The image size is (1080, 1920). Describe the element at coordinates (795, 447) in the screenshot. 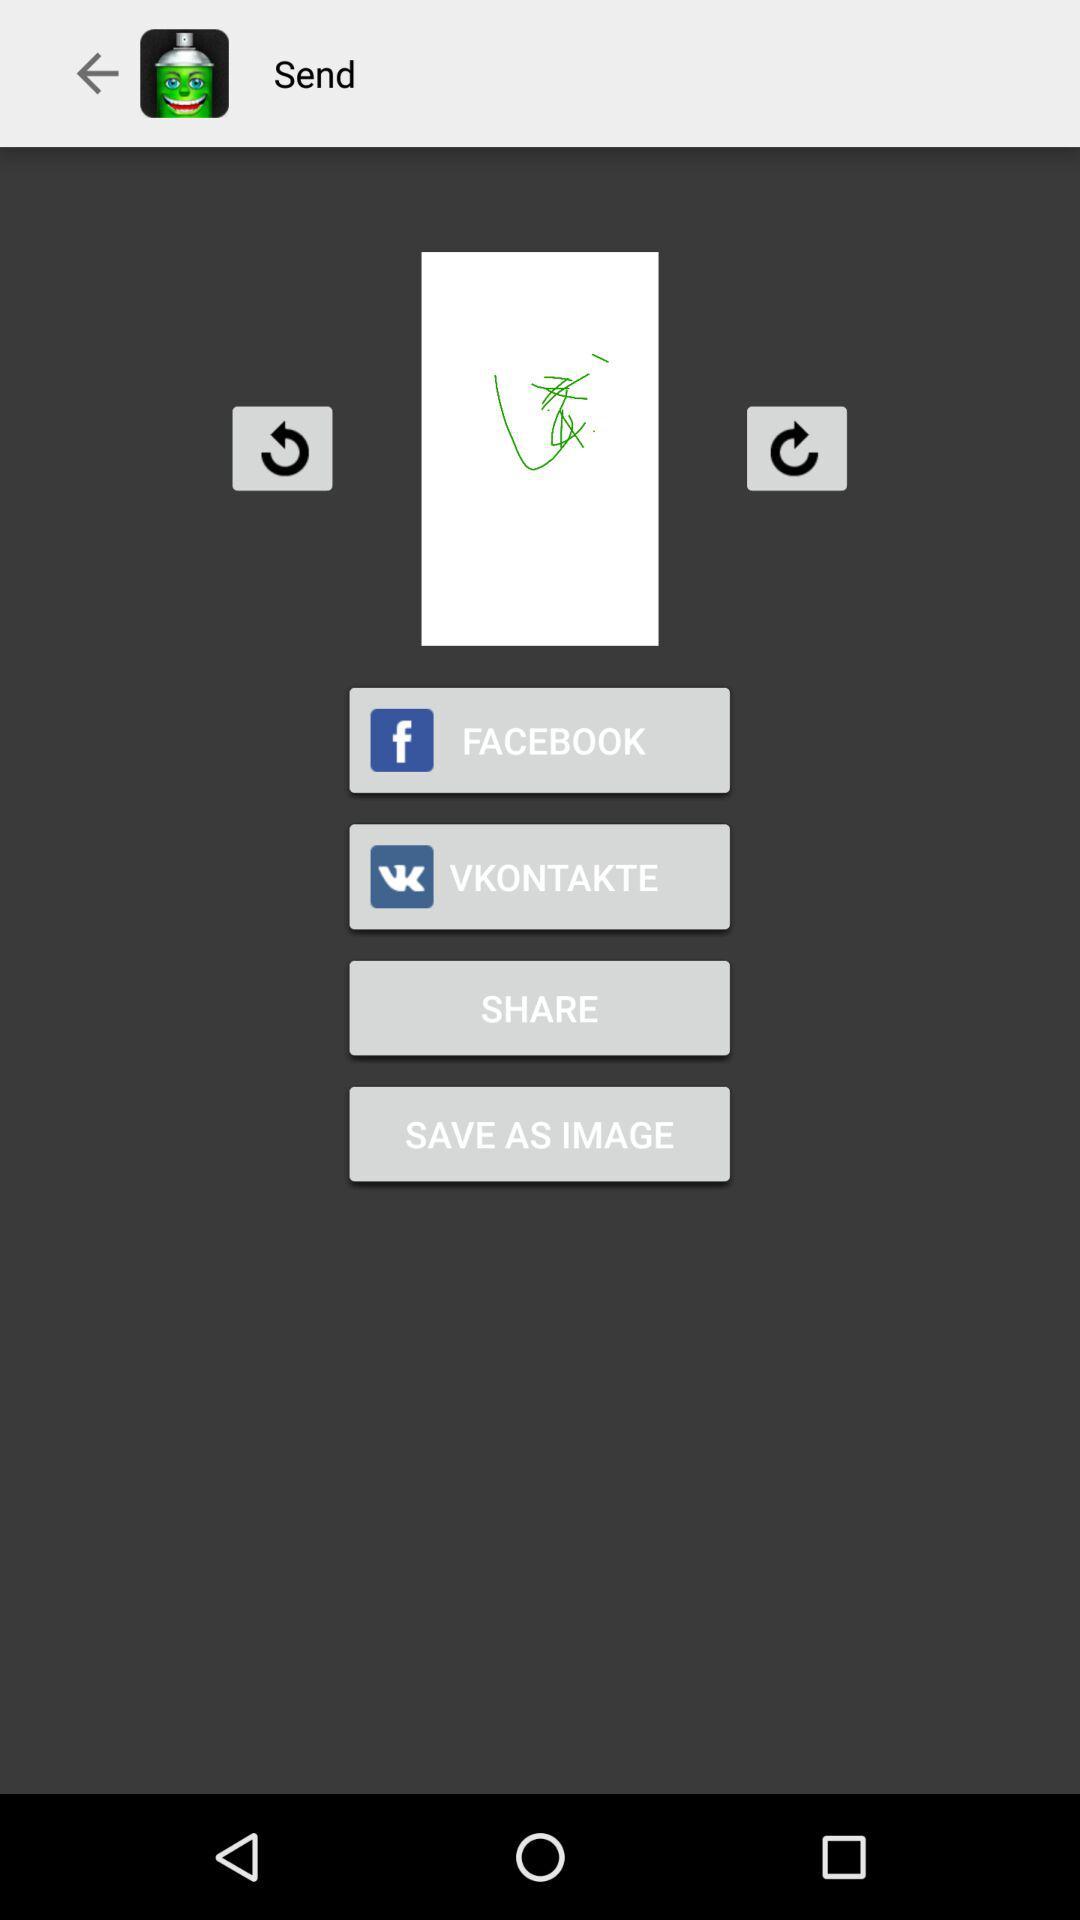

I see `rotate right` at that location.